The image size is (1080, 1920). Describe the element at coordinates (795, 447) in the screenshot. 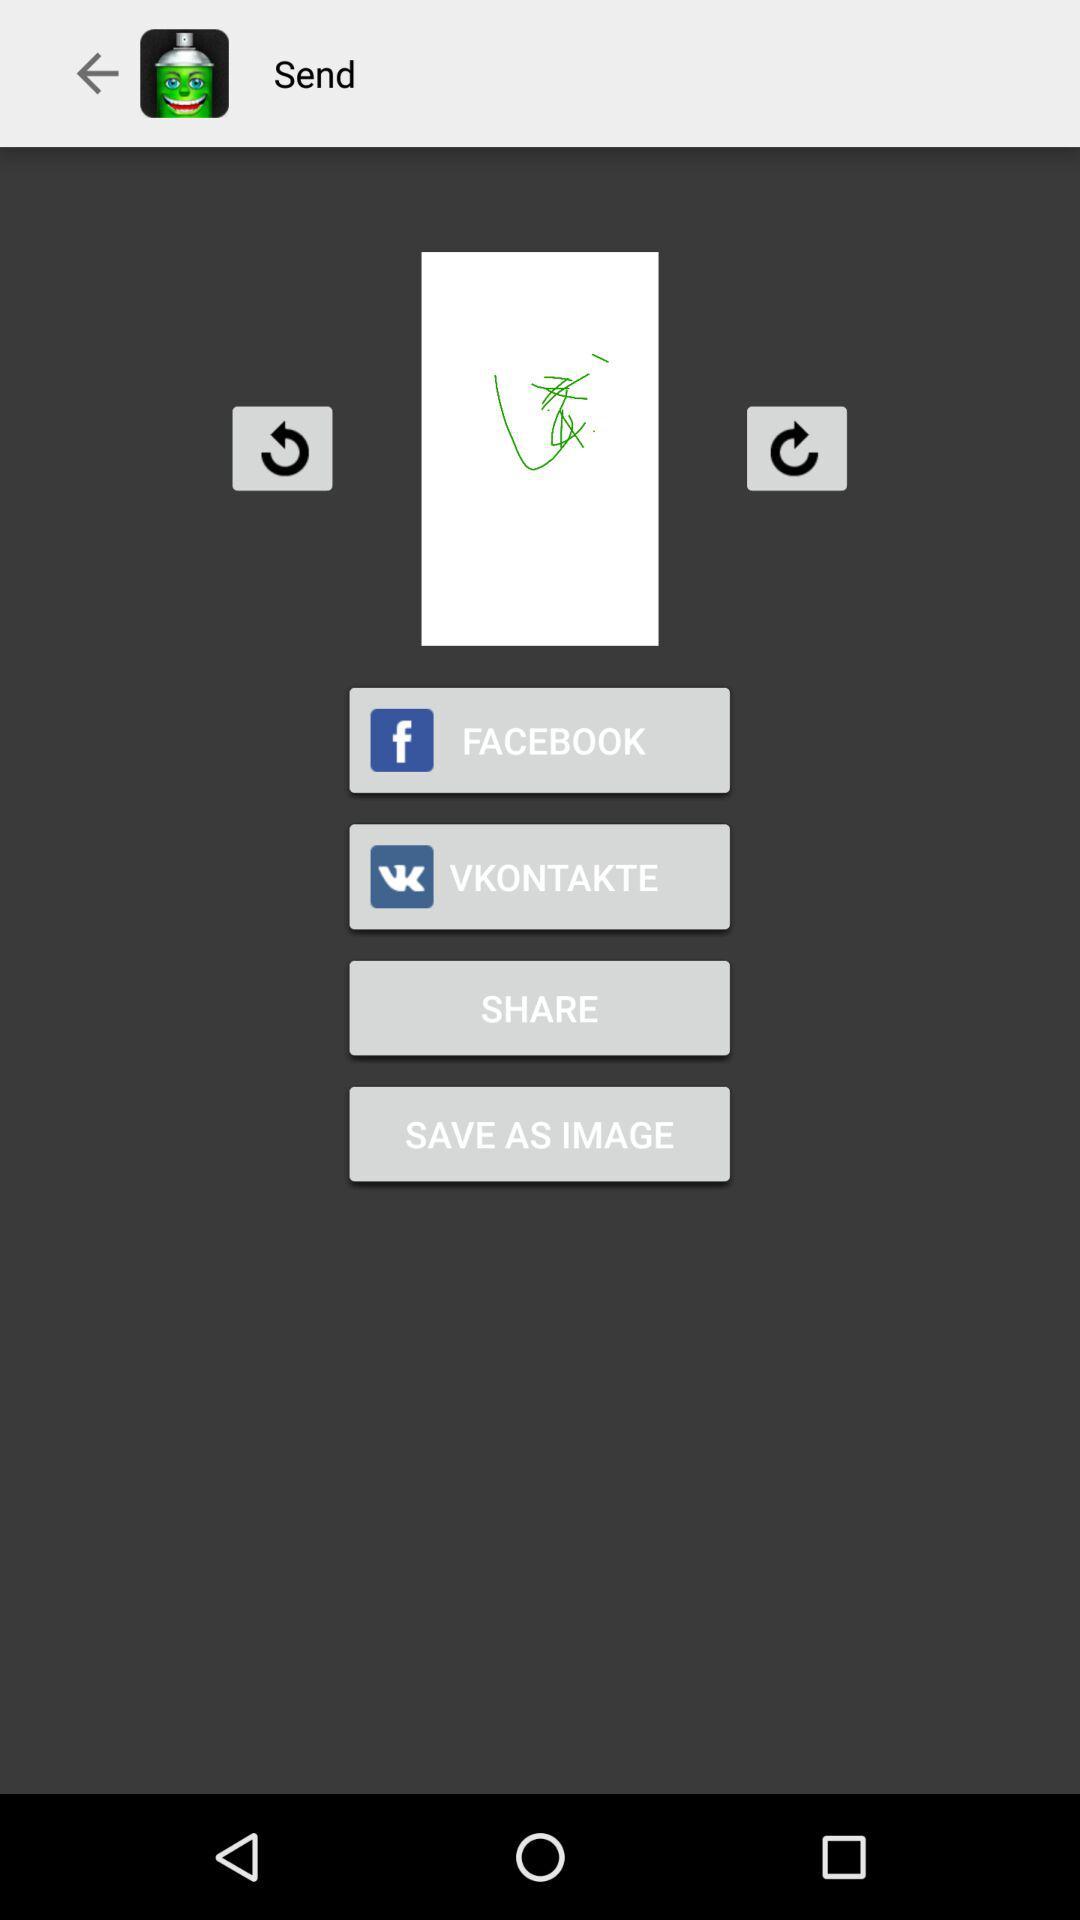

I see `rotate right` at that location.